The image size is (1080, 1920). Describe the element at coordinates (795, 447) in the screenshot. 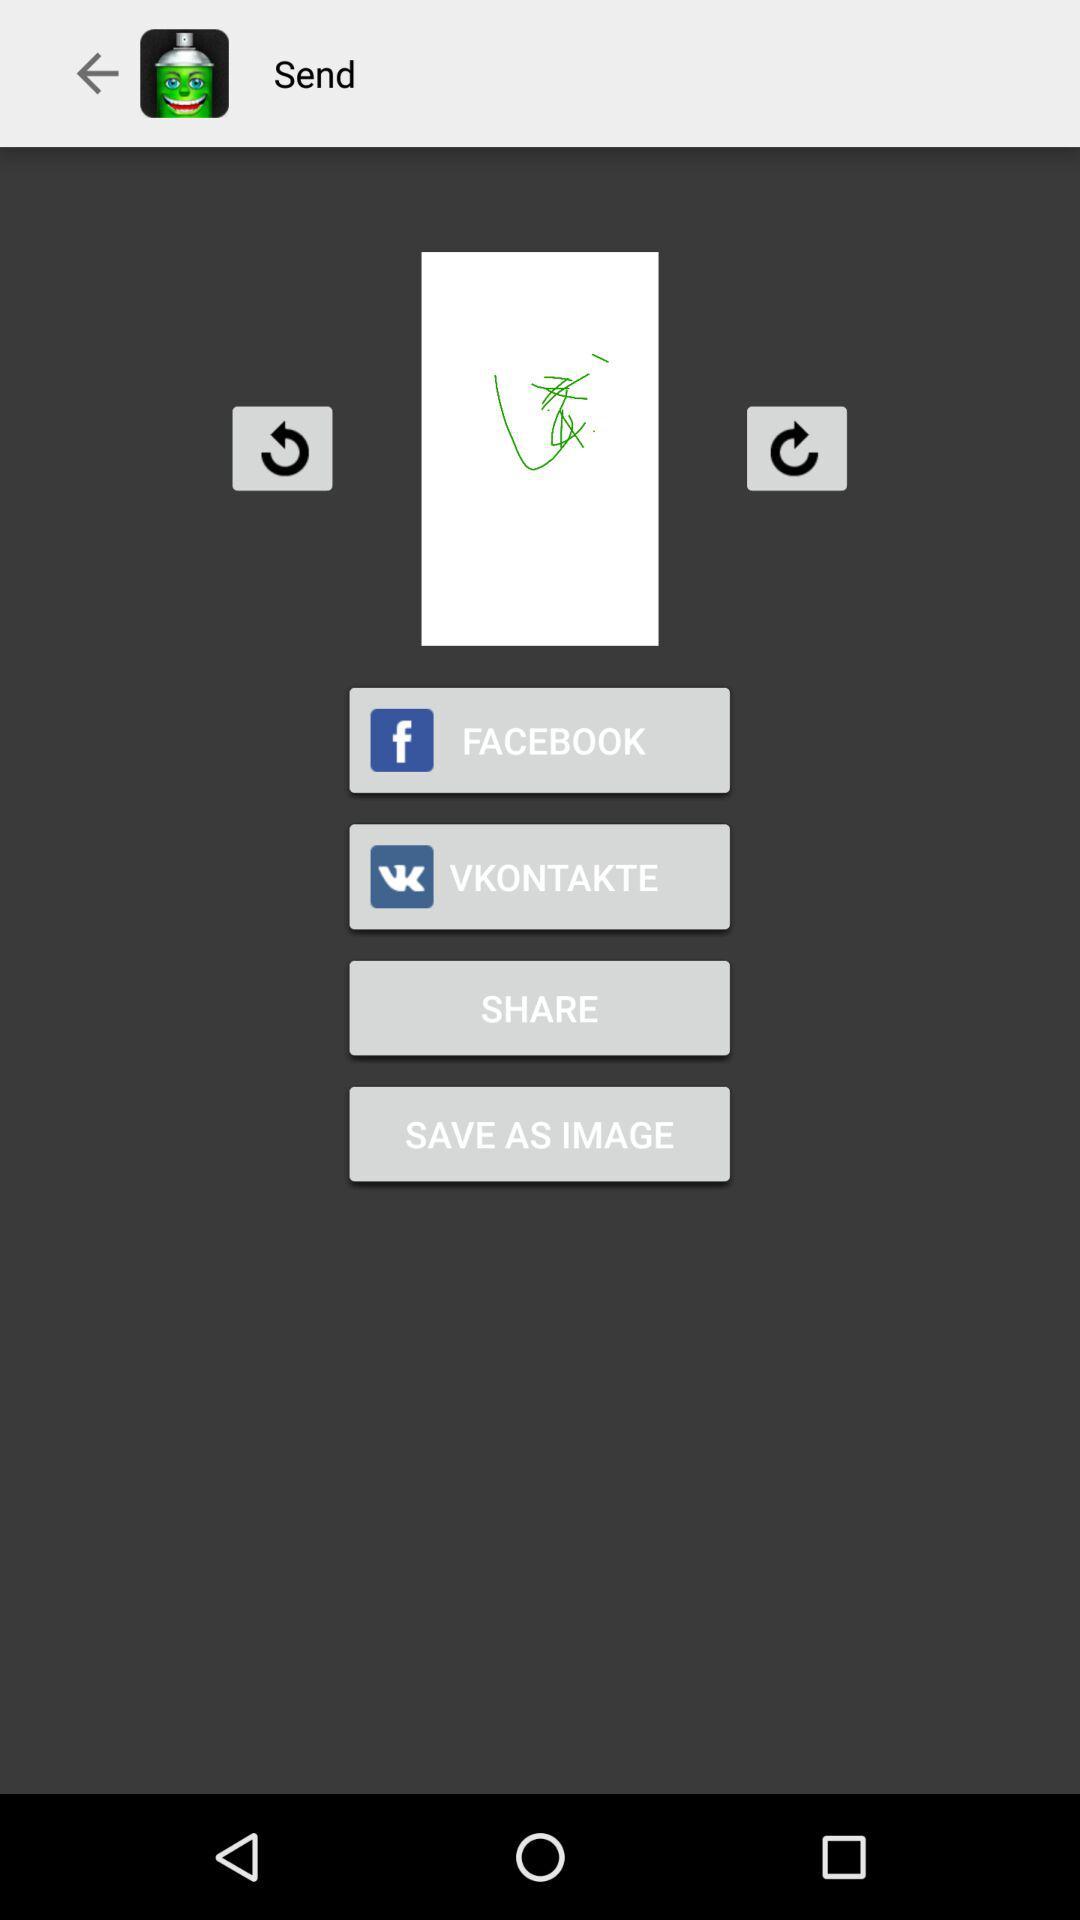

I see `rotate right` at that location.